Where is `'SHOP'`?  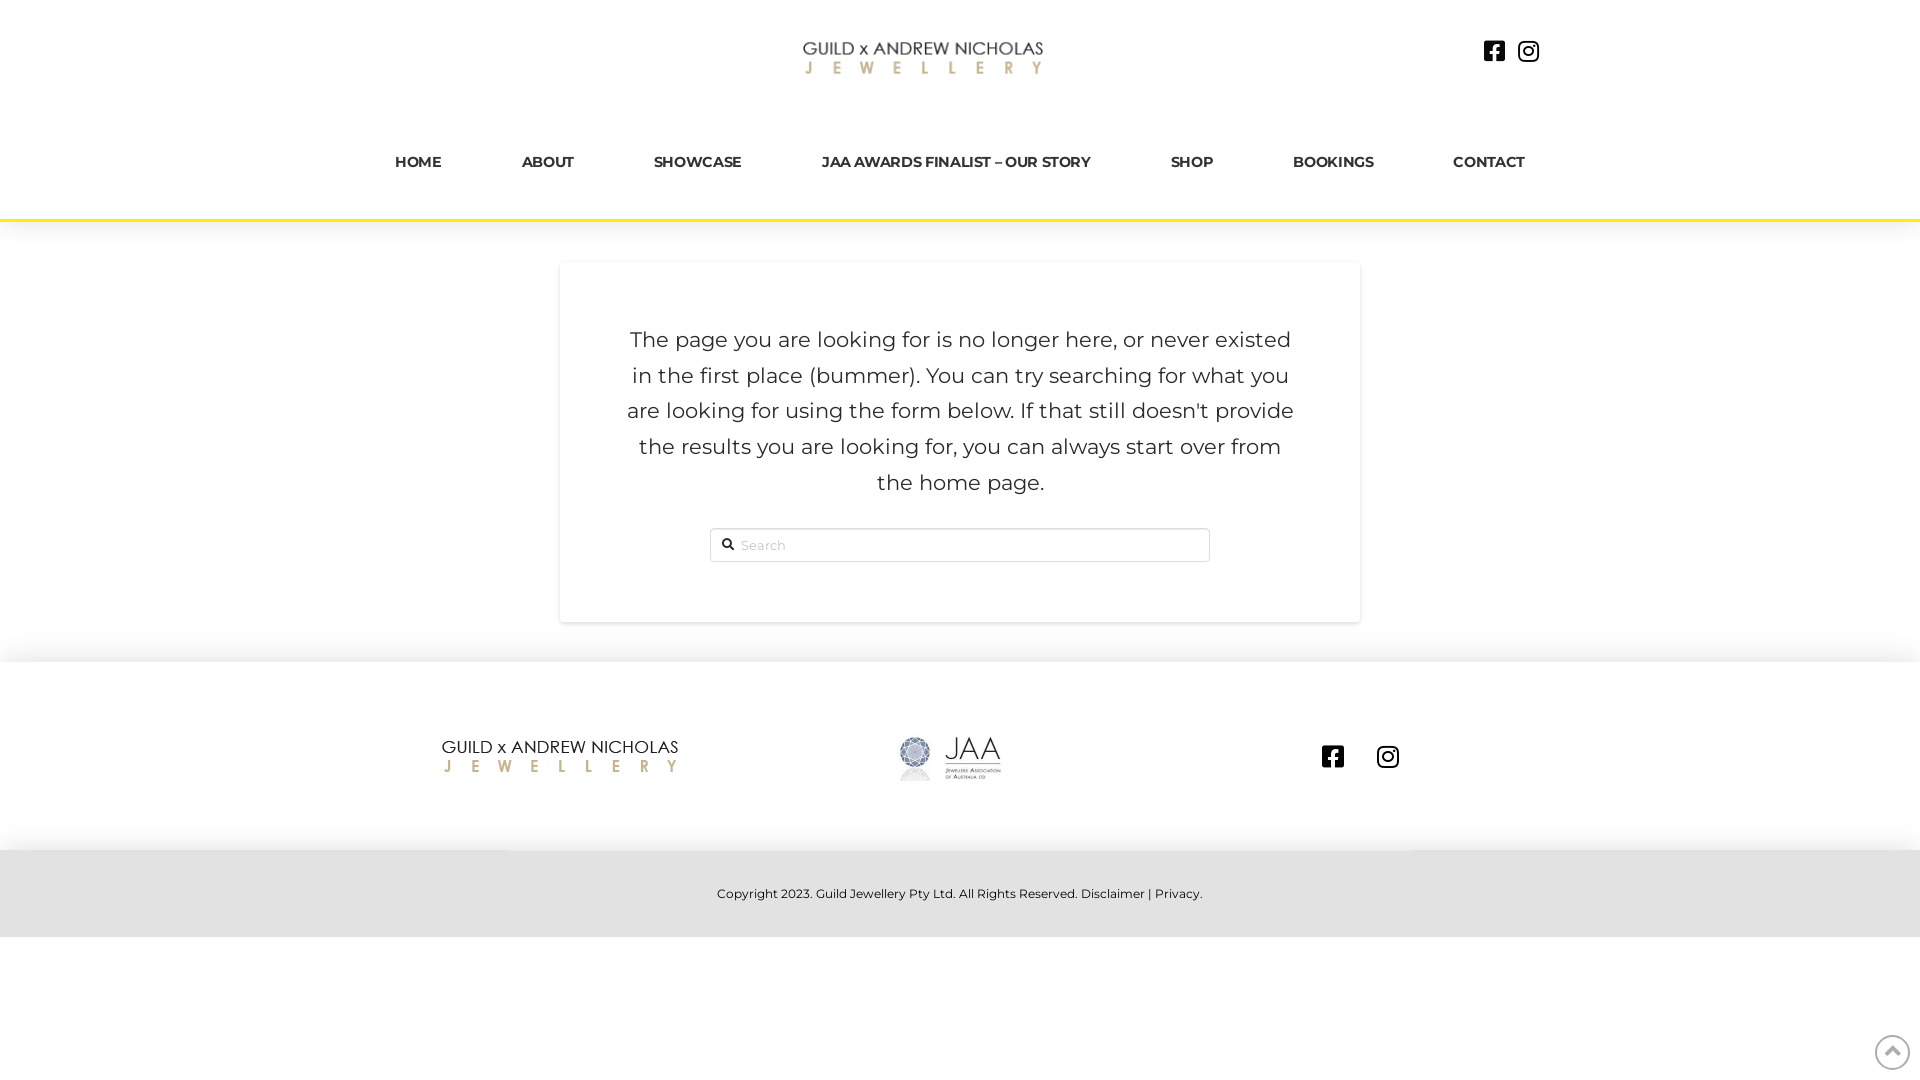
'SHOP' is located at coordinates (1192, 161).